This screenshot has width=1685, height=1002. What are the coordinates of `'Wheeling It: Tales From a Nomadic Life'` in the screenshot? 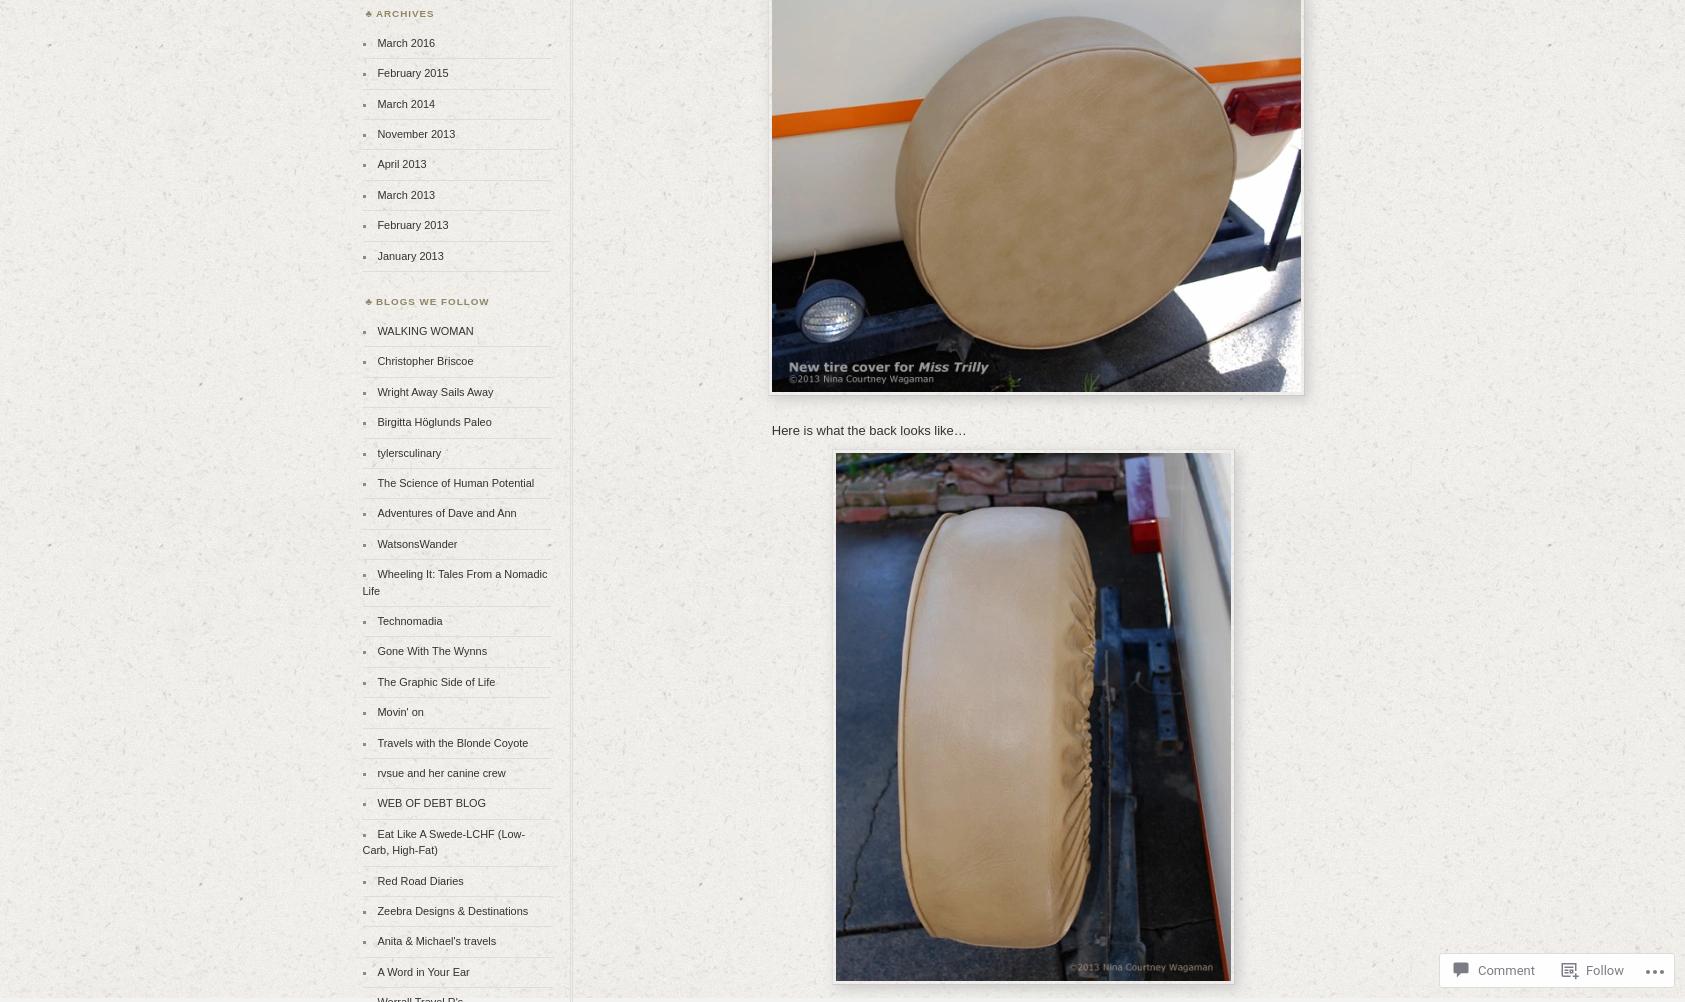 It's located at (453, 581).